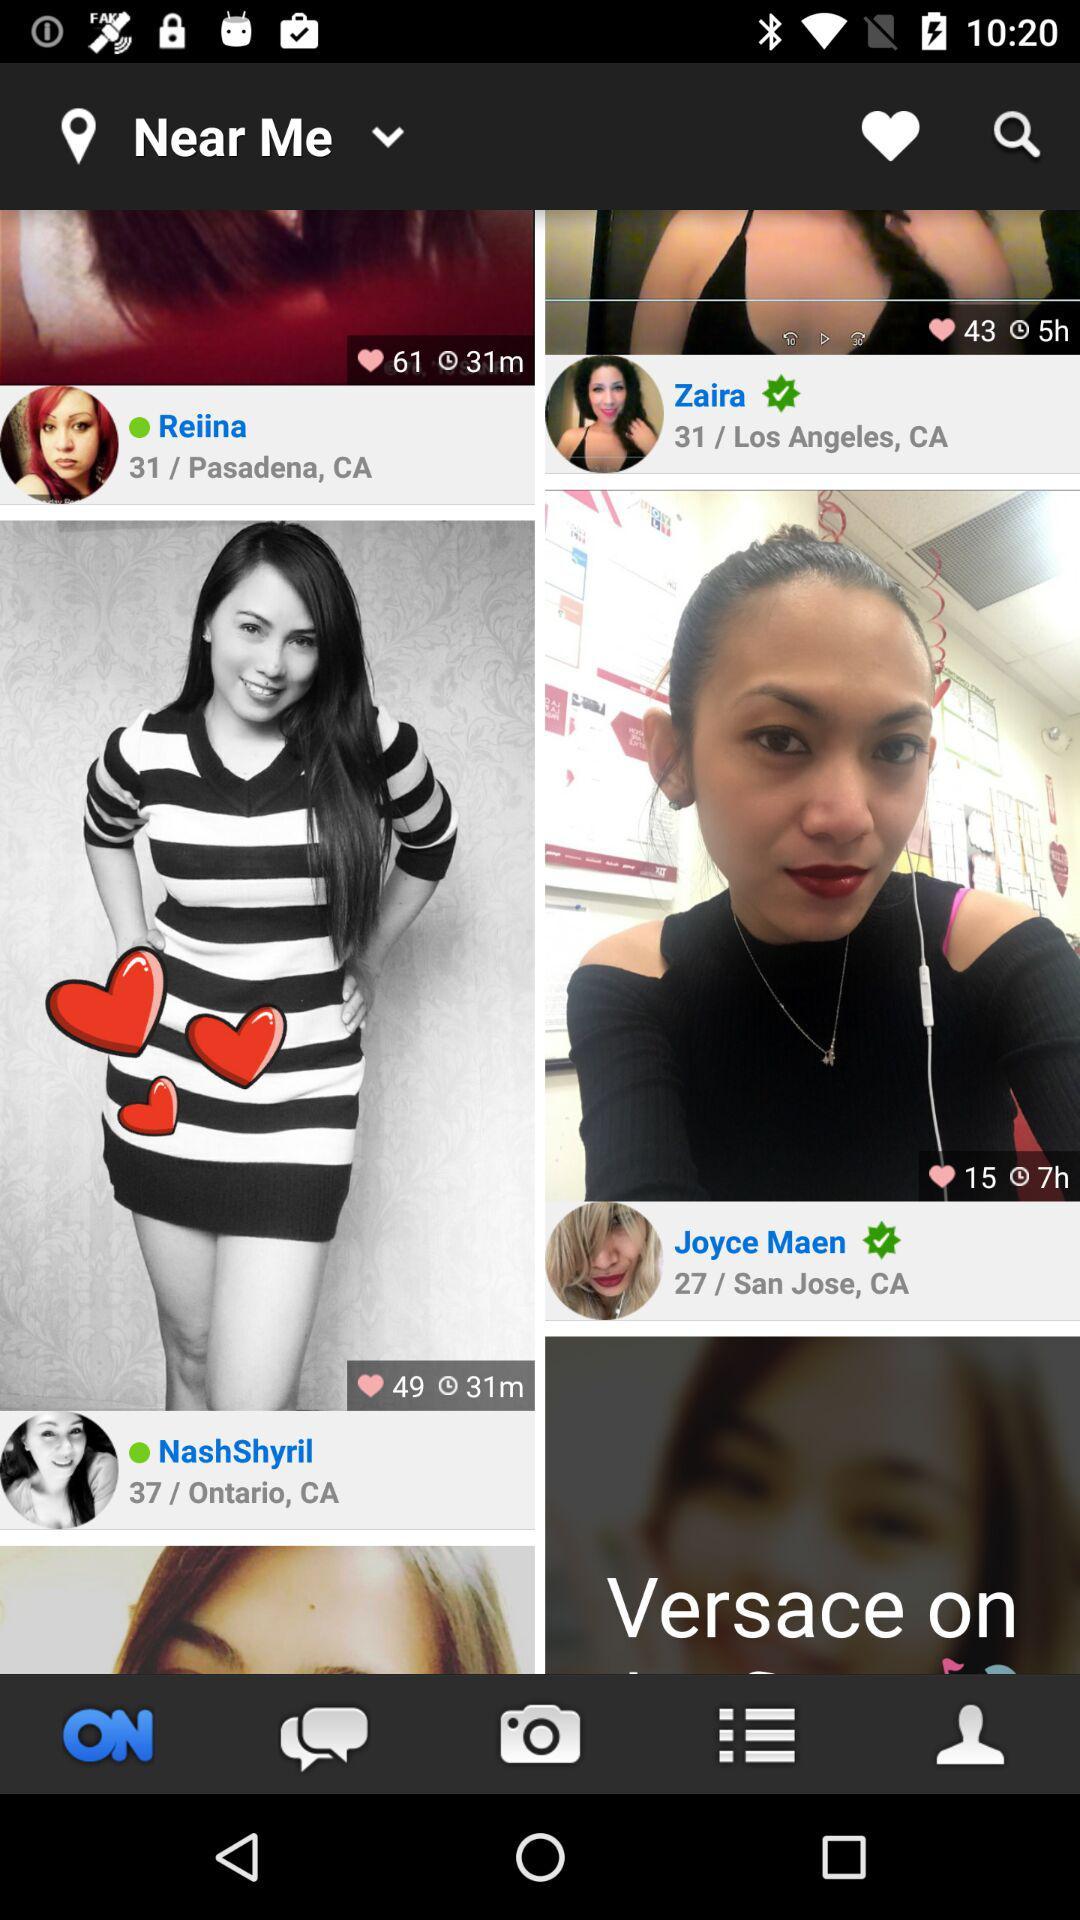 The height and width of the screenshot is (1920, 1080). Describe the element at coordinates (540, 1733) in the screenshot. I see `take photo` at that location.